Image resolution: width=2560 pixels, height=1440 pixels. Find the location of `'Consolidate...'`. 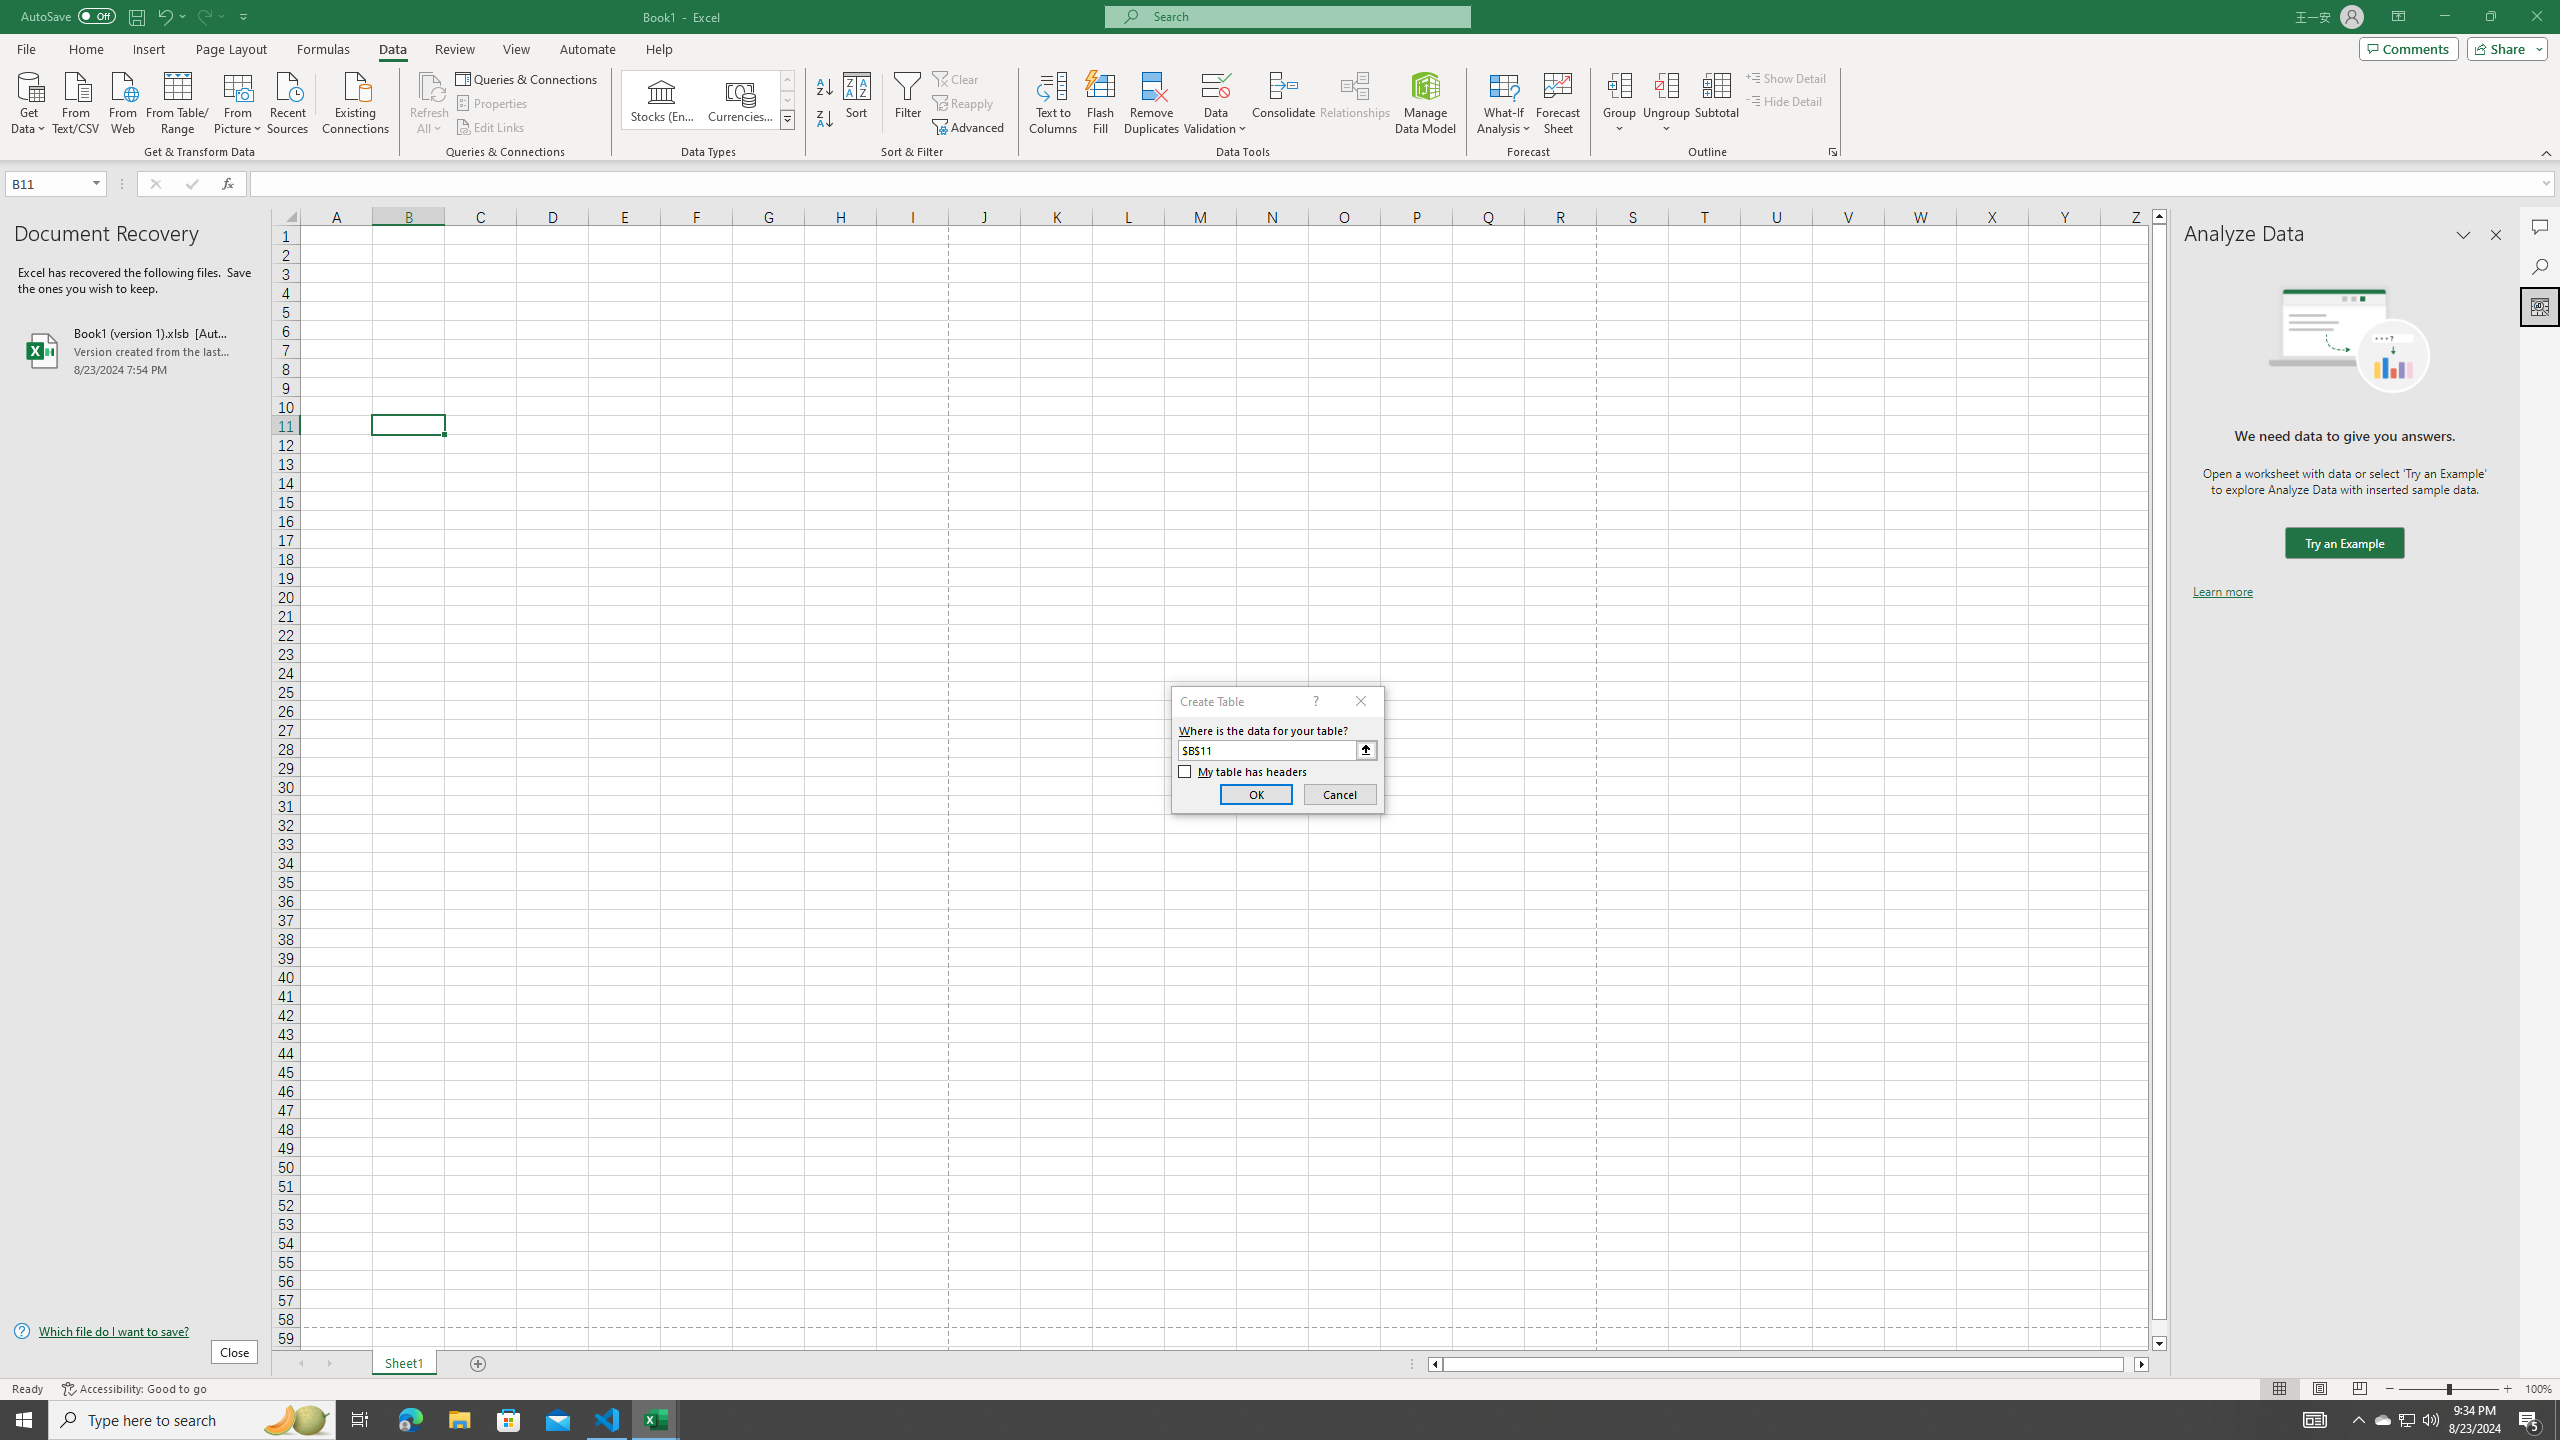

'Consolidate...' is located at coordinates (1283, 103).